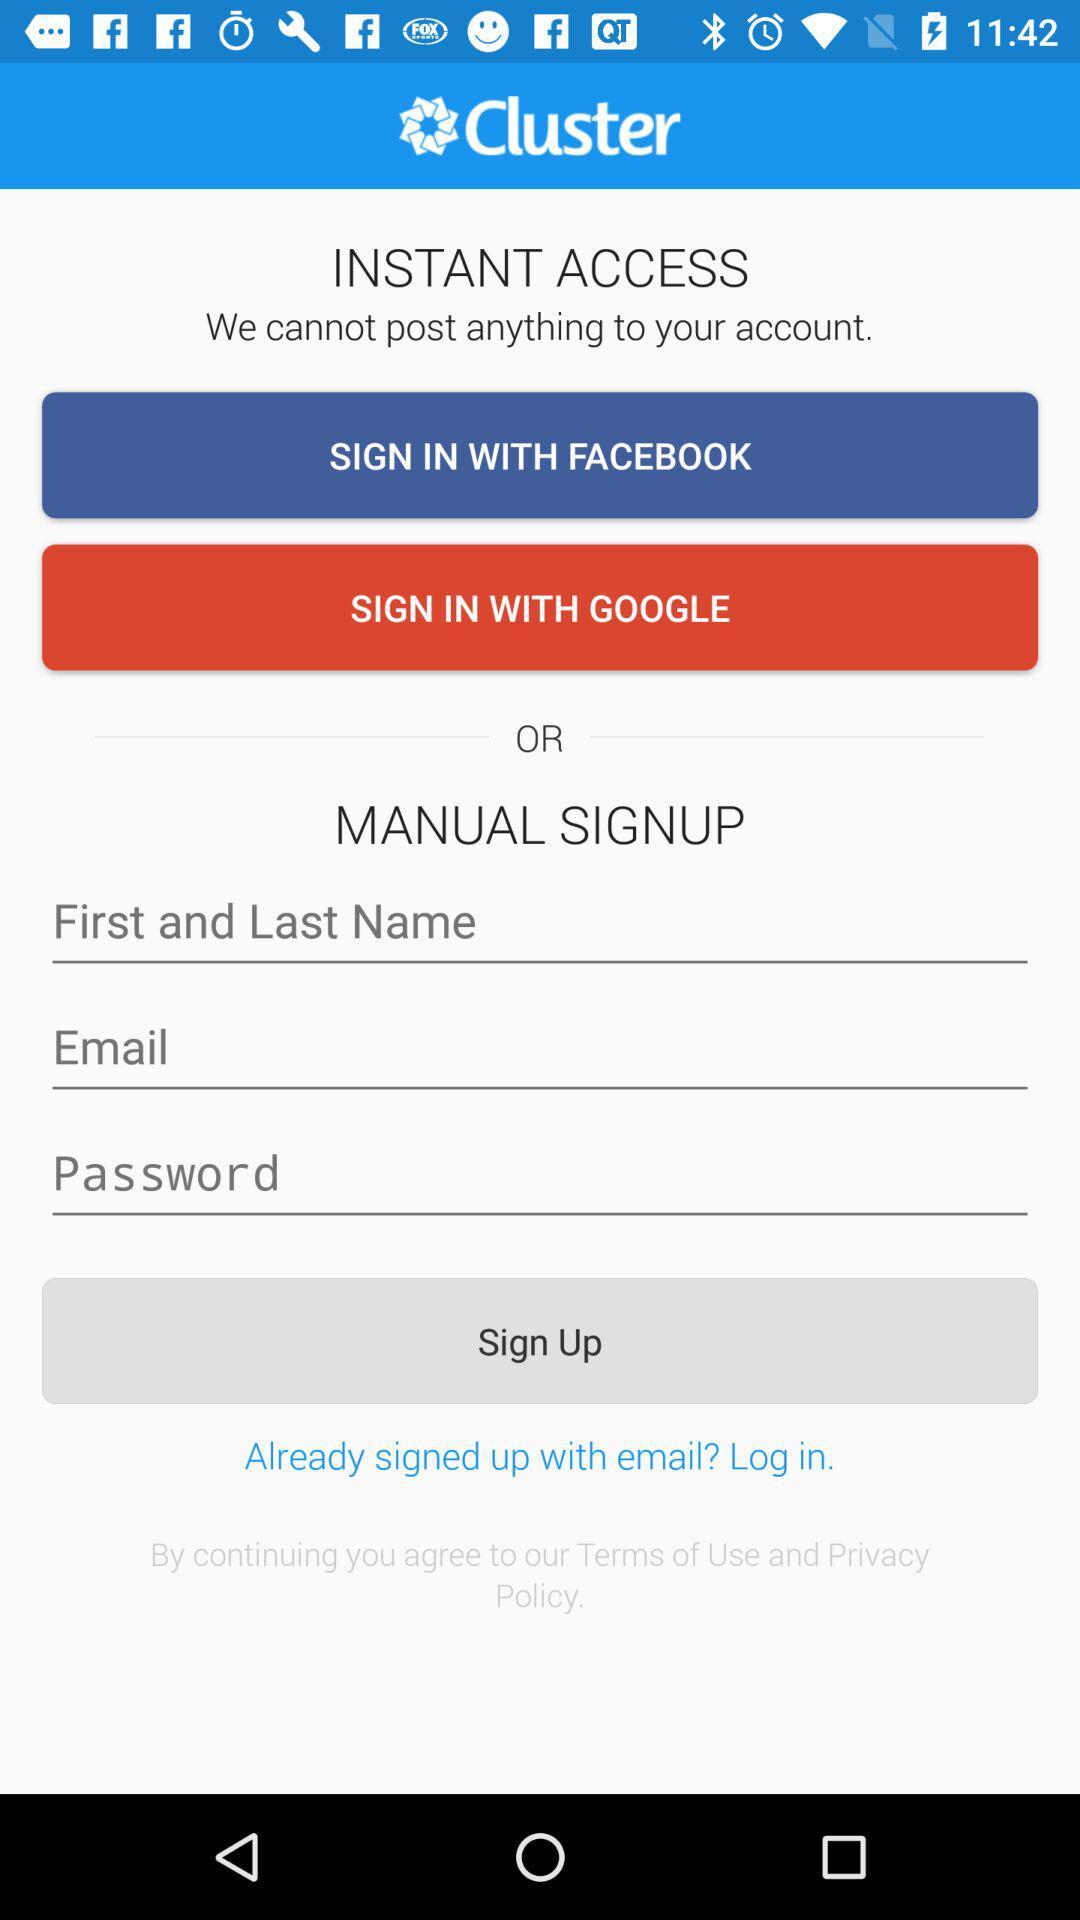  I want to click on insert password, so click(540, 1172).